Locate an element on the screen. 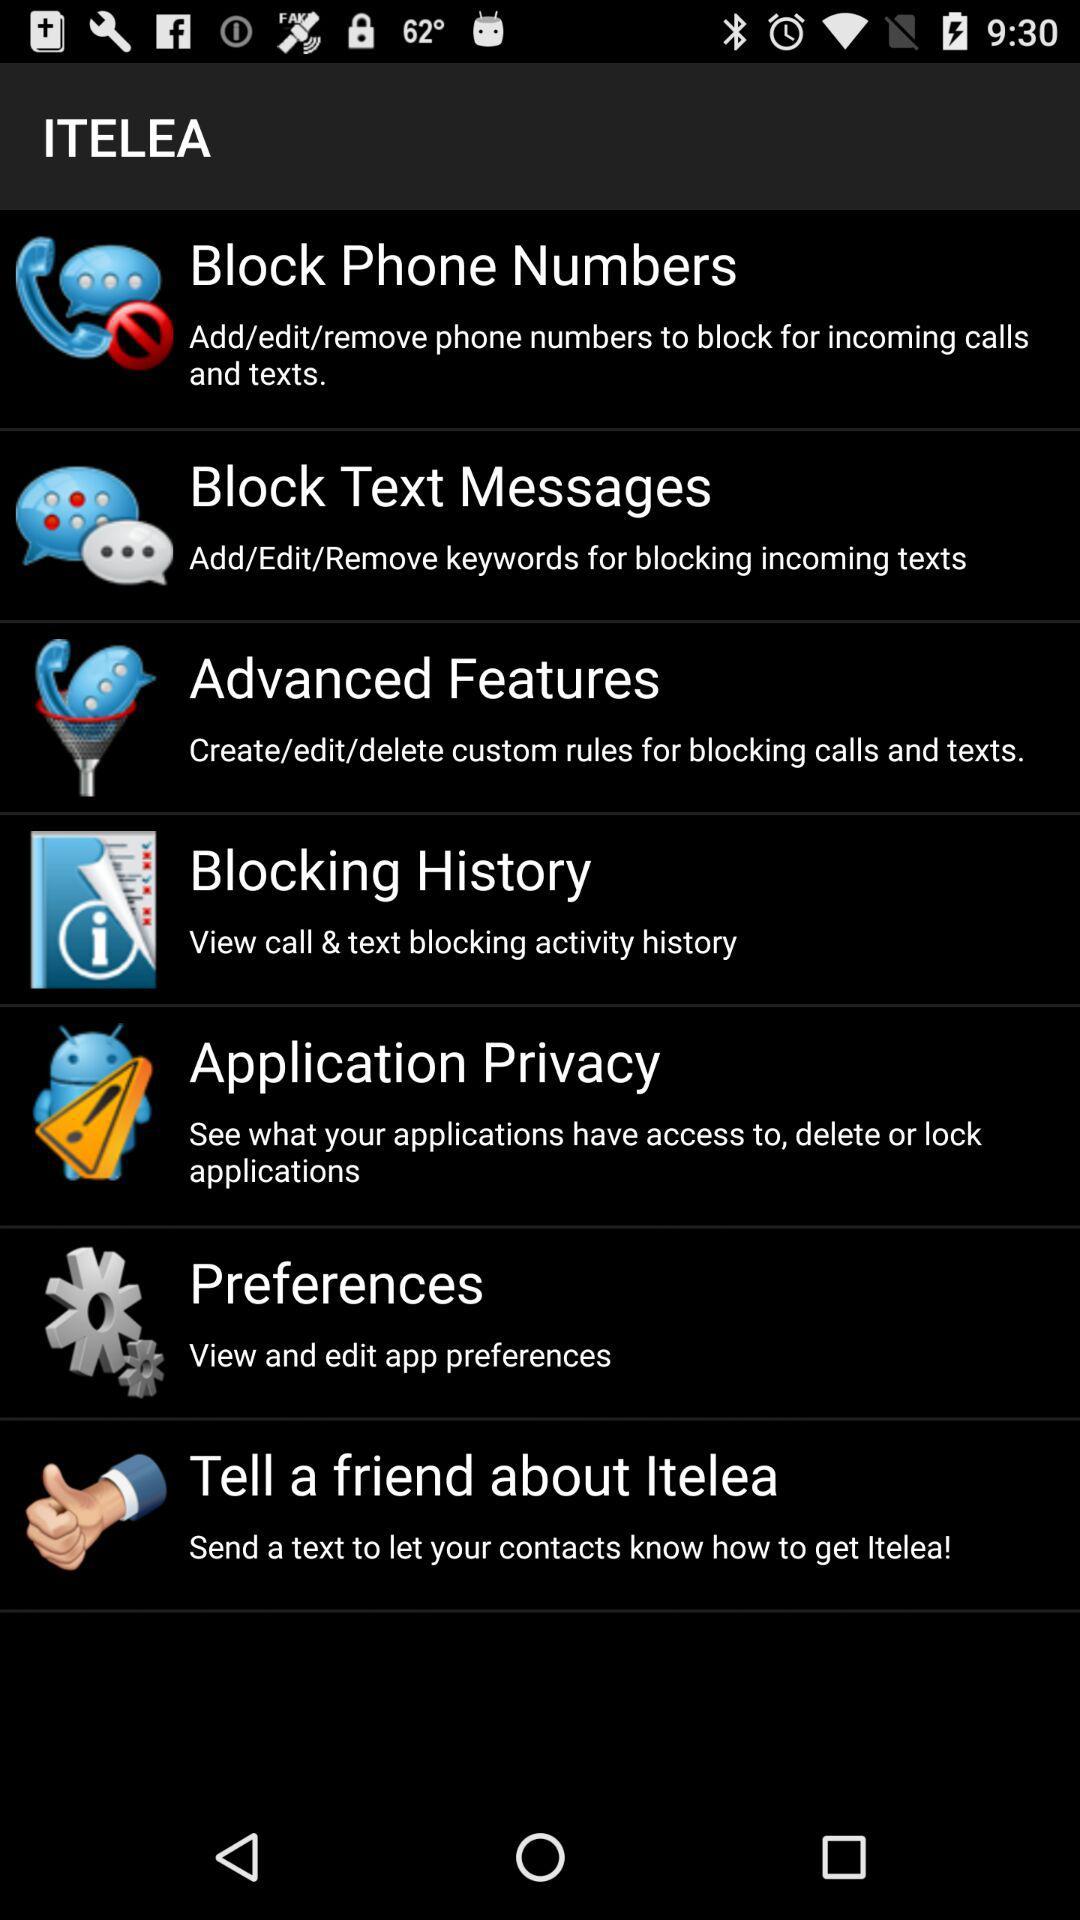  the icon below tell a friend item is located at coordinates (625, 1545).